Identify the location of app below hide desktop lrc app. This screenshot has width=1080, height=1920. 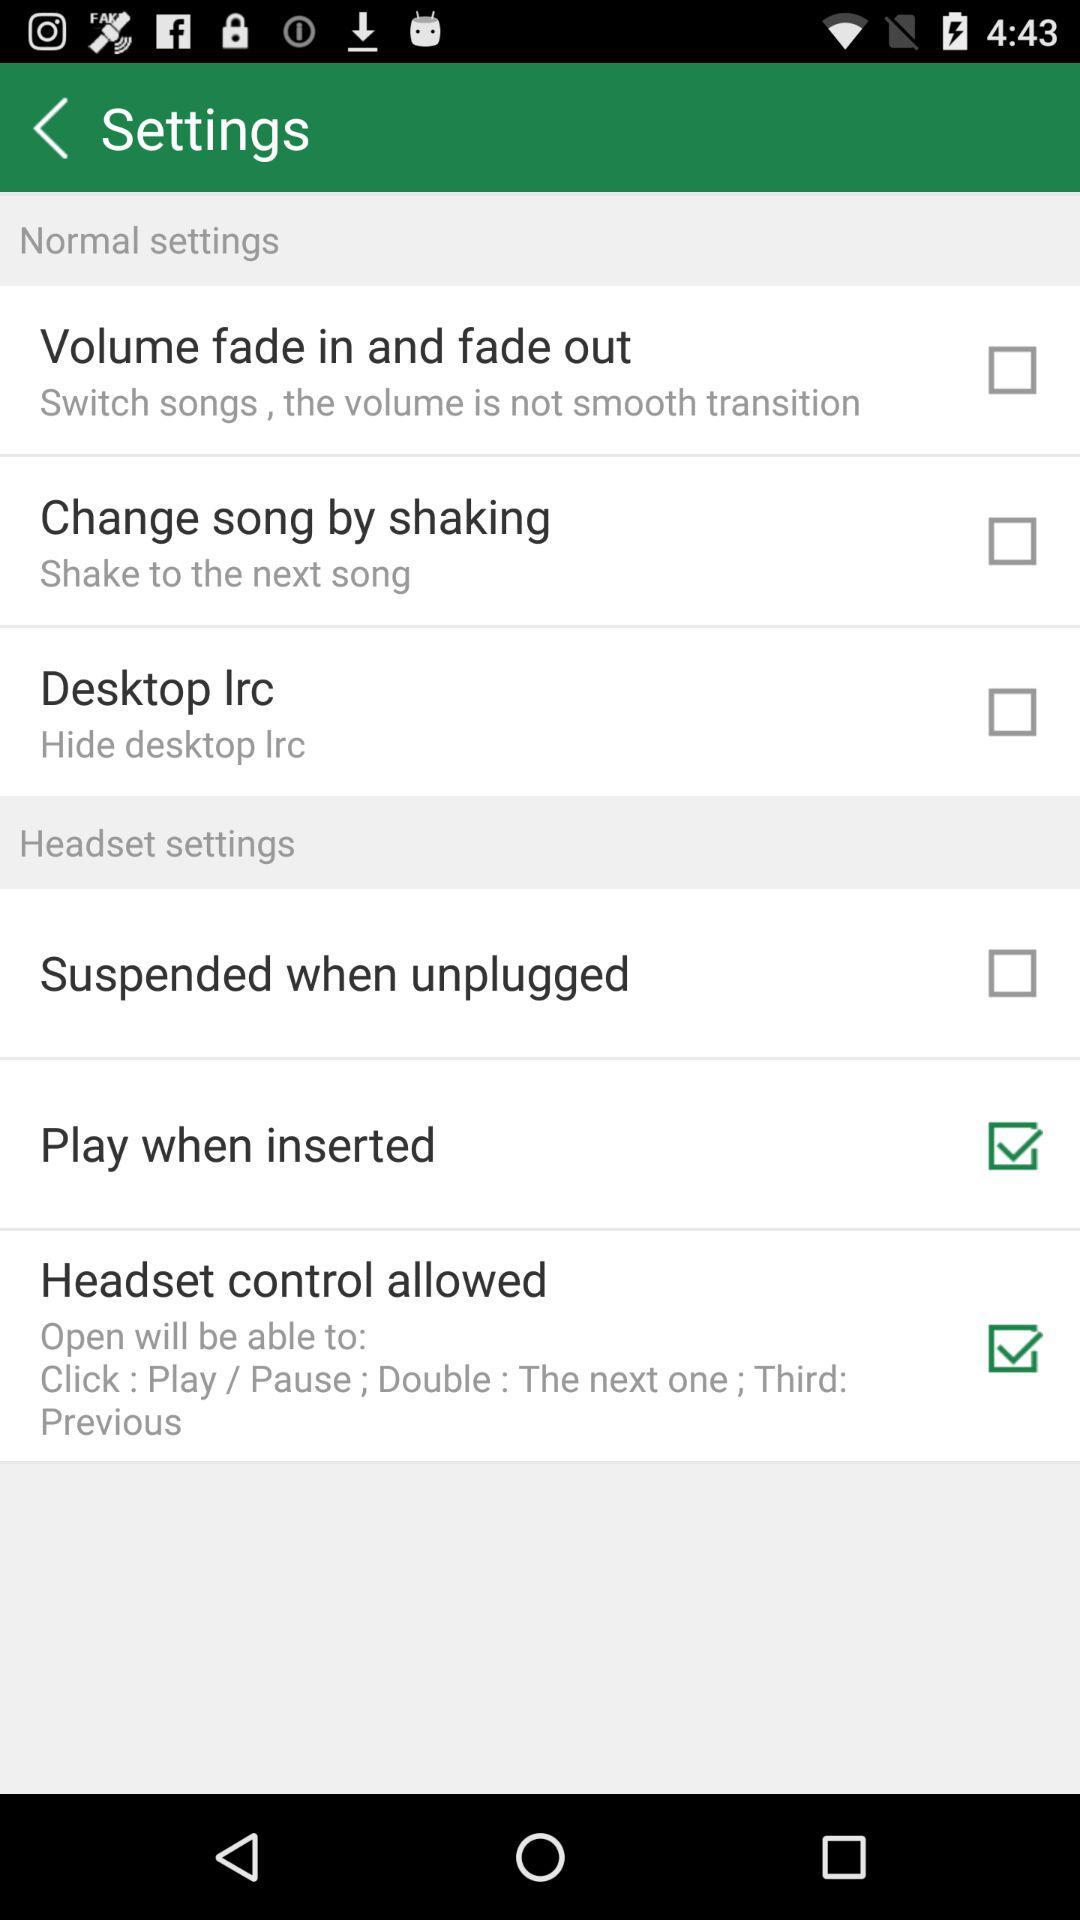
(540, 842).